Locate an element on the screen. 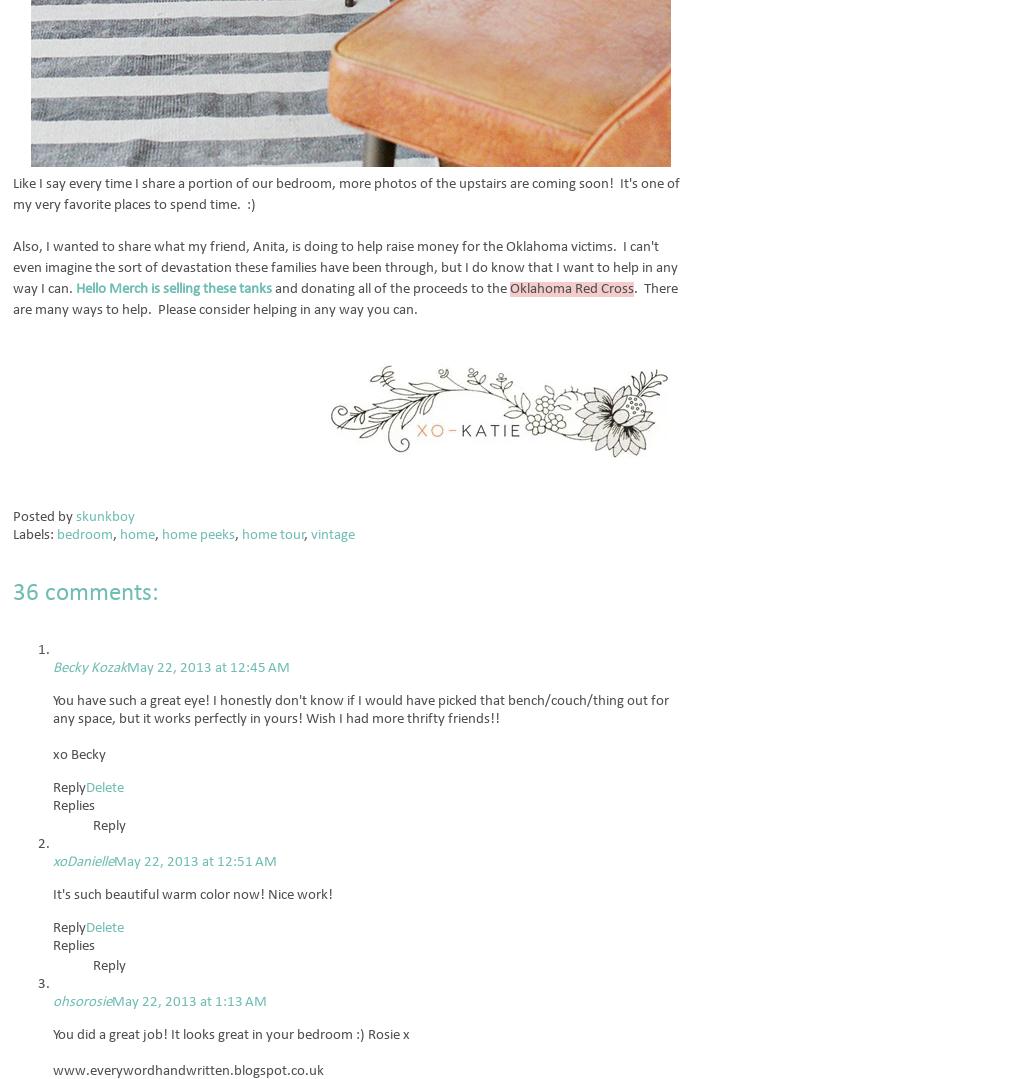  'xoDanielle' is located at coordinates (82, 862).